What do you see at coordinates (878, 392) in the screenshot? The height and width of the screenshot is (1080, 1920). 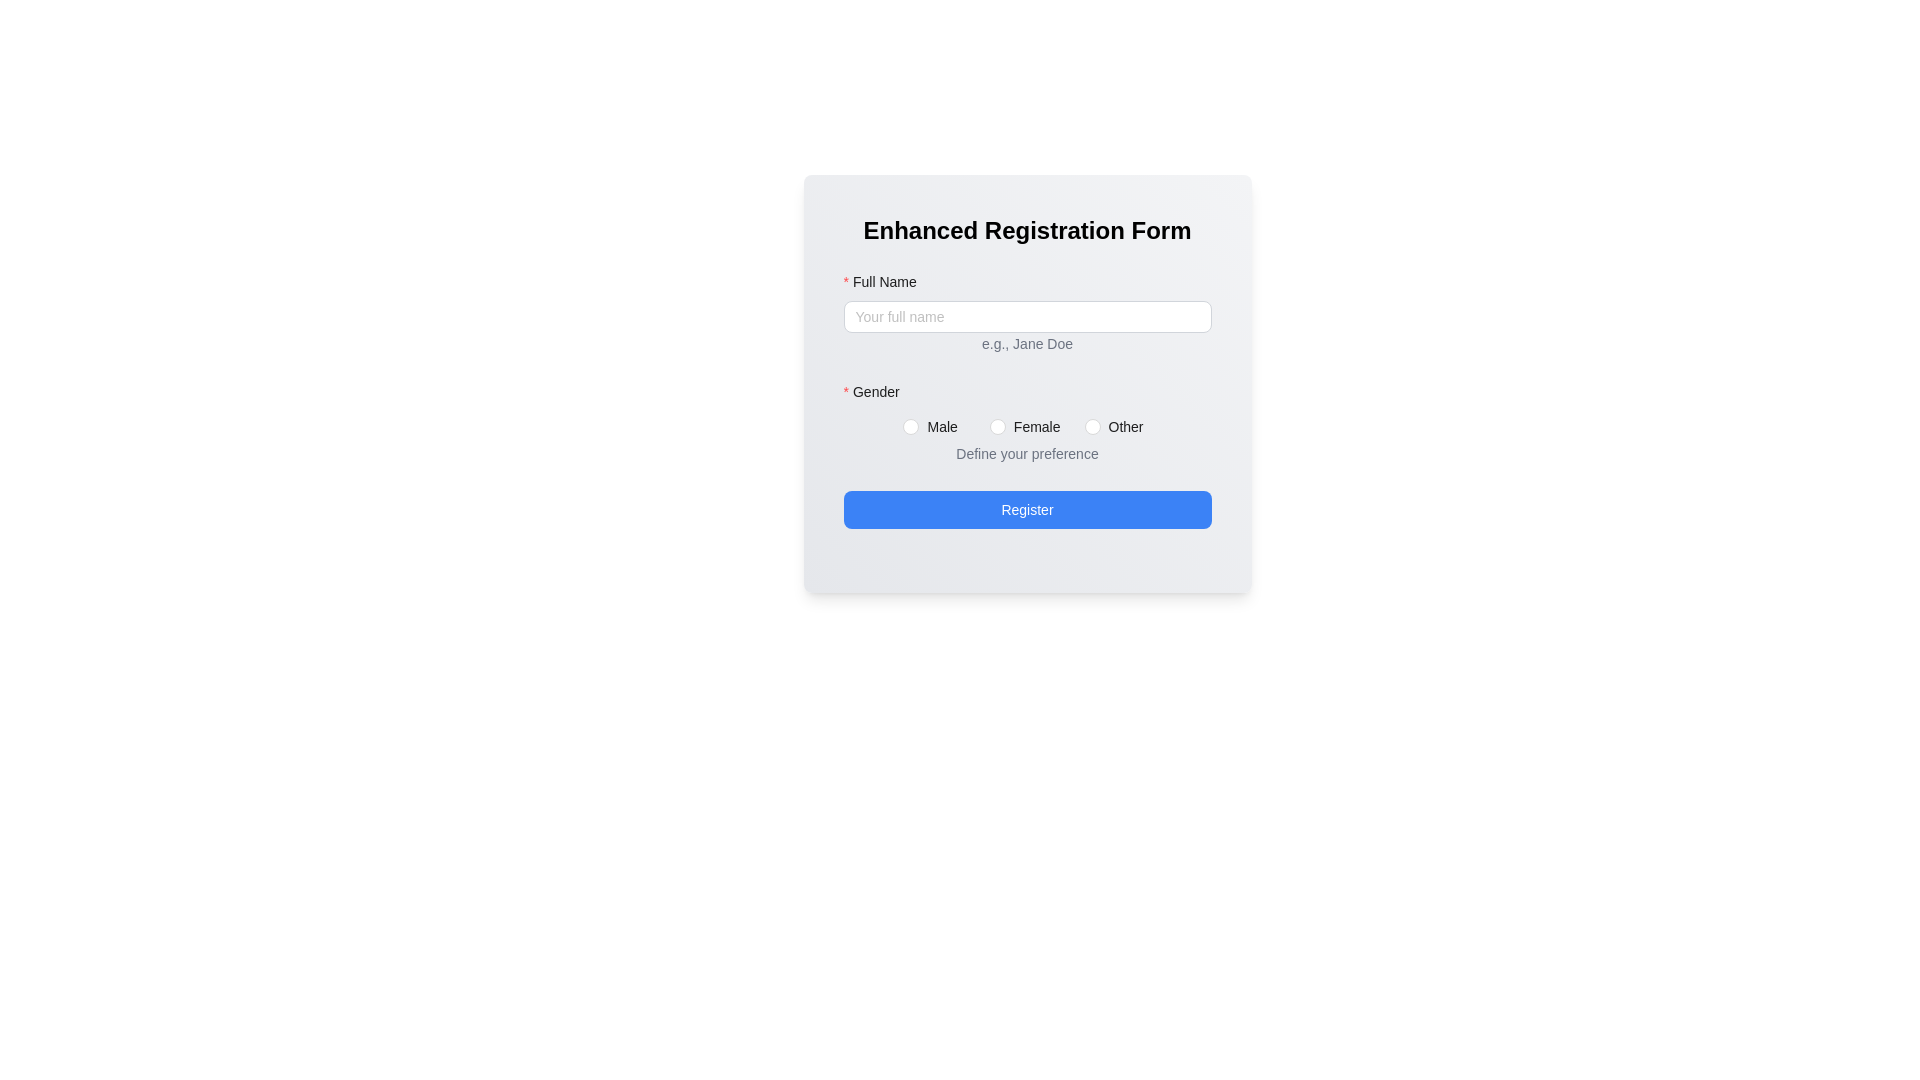 I see `the gender label element that provides context for the gender selection input, located below the 'Full Name' label` at bounding box center [878, 392].